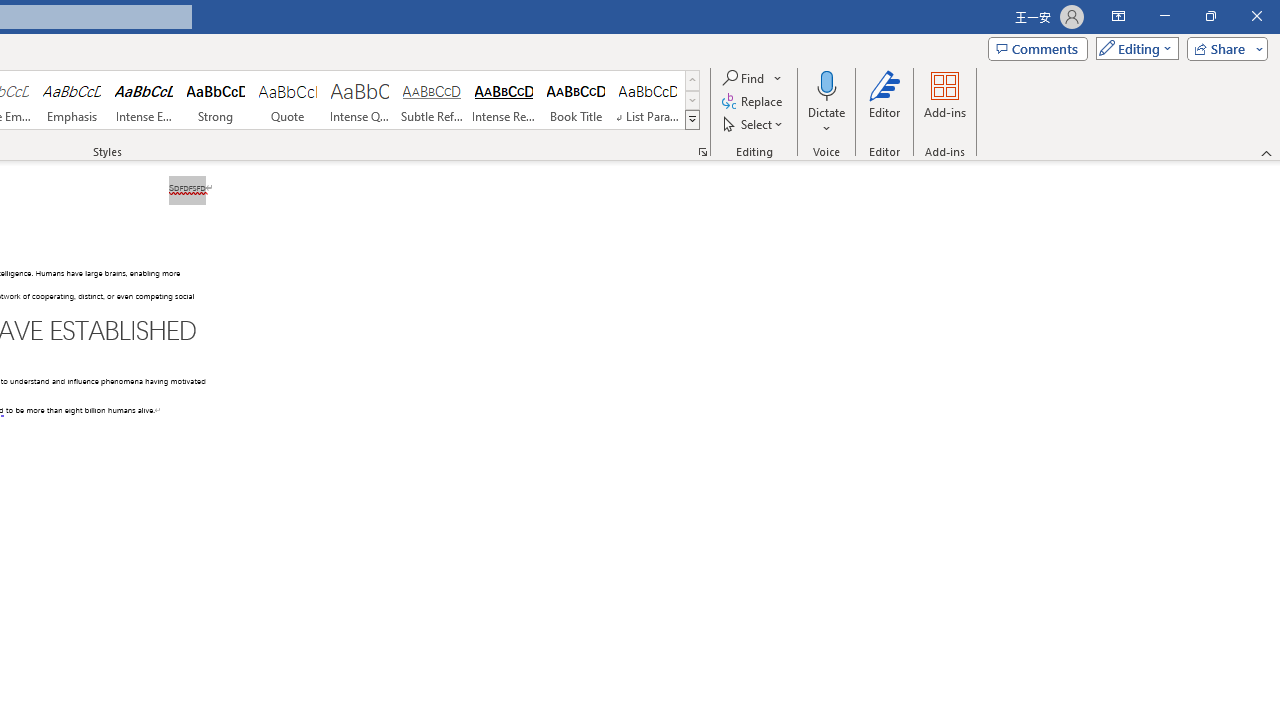  Describe the element at coordinates (287, 100) in the screenshot. I see `'Quote'` at that location.